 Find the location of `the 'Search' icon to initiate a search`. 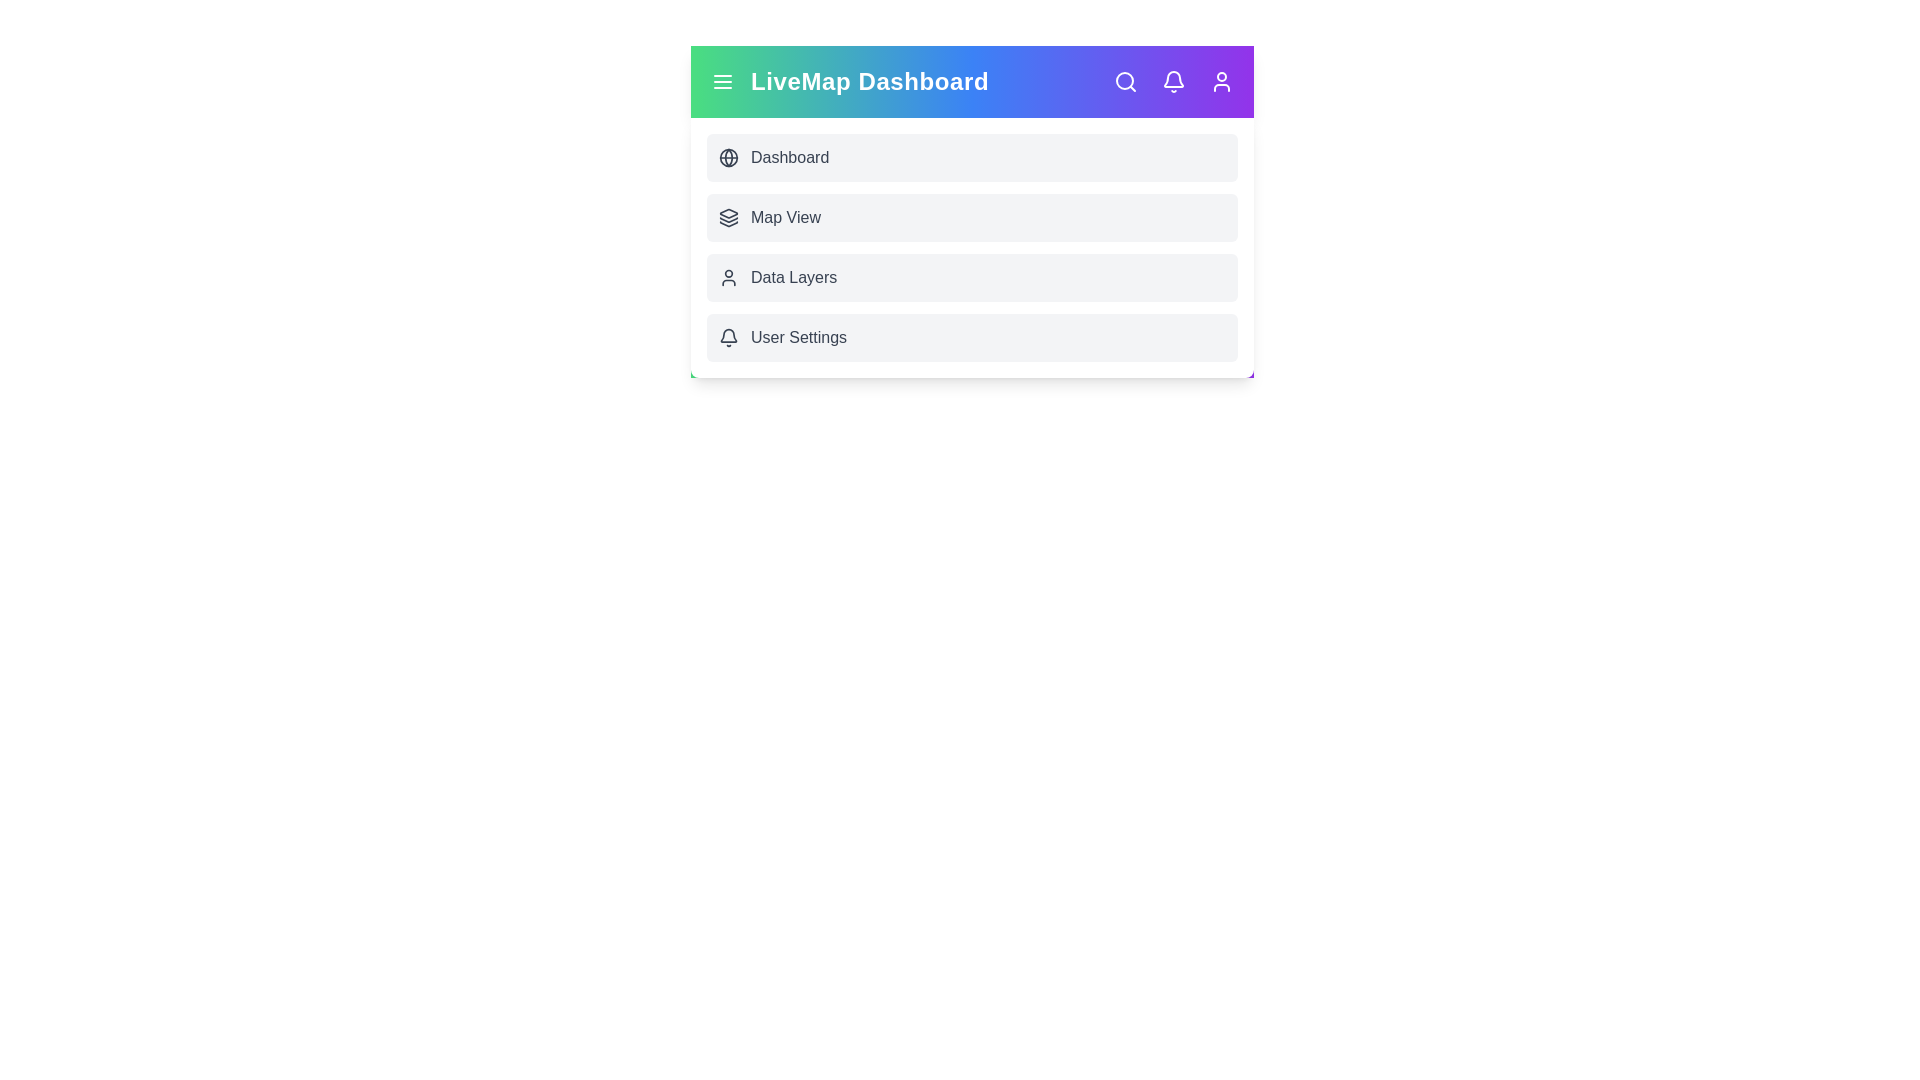

the 'Search' icon to initiate a search is located at coordinates (1126, 80).